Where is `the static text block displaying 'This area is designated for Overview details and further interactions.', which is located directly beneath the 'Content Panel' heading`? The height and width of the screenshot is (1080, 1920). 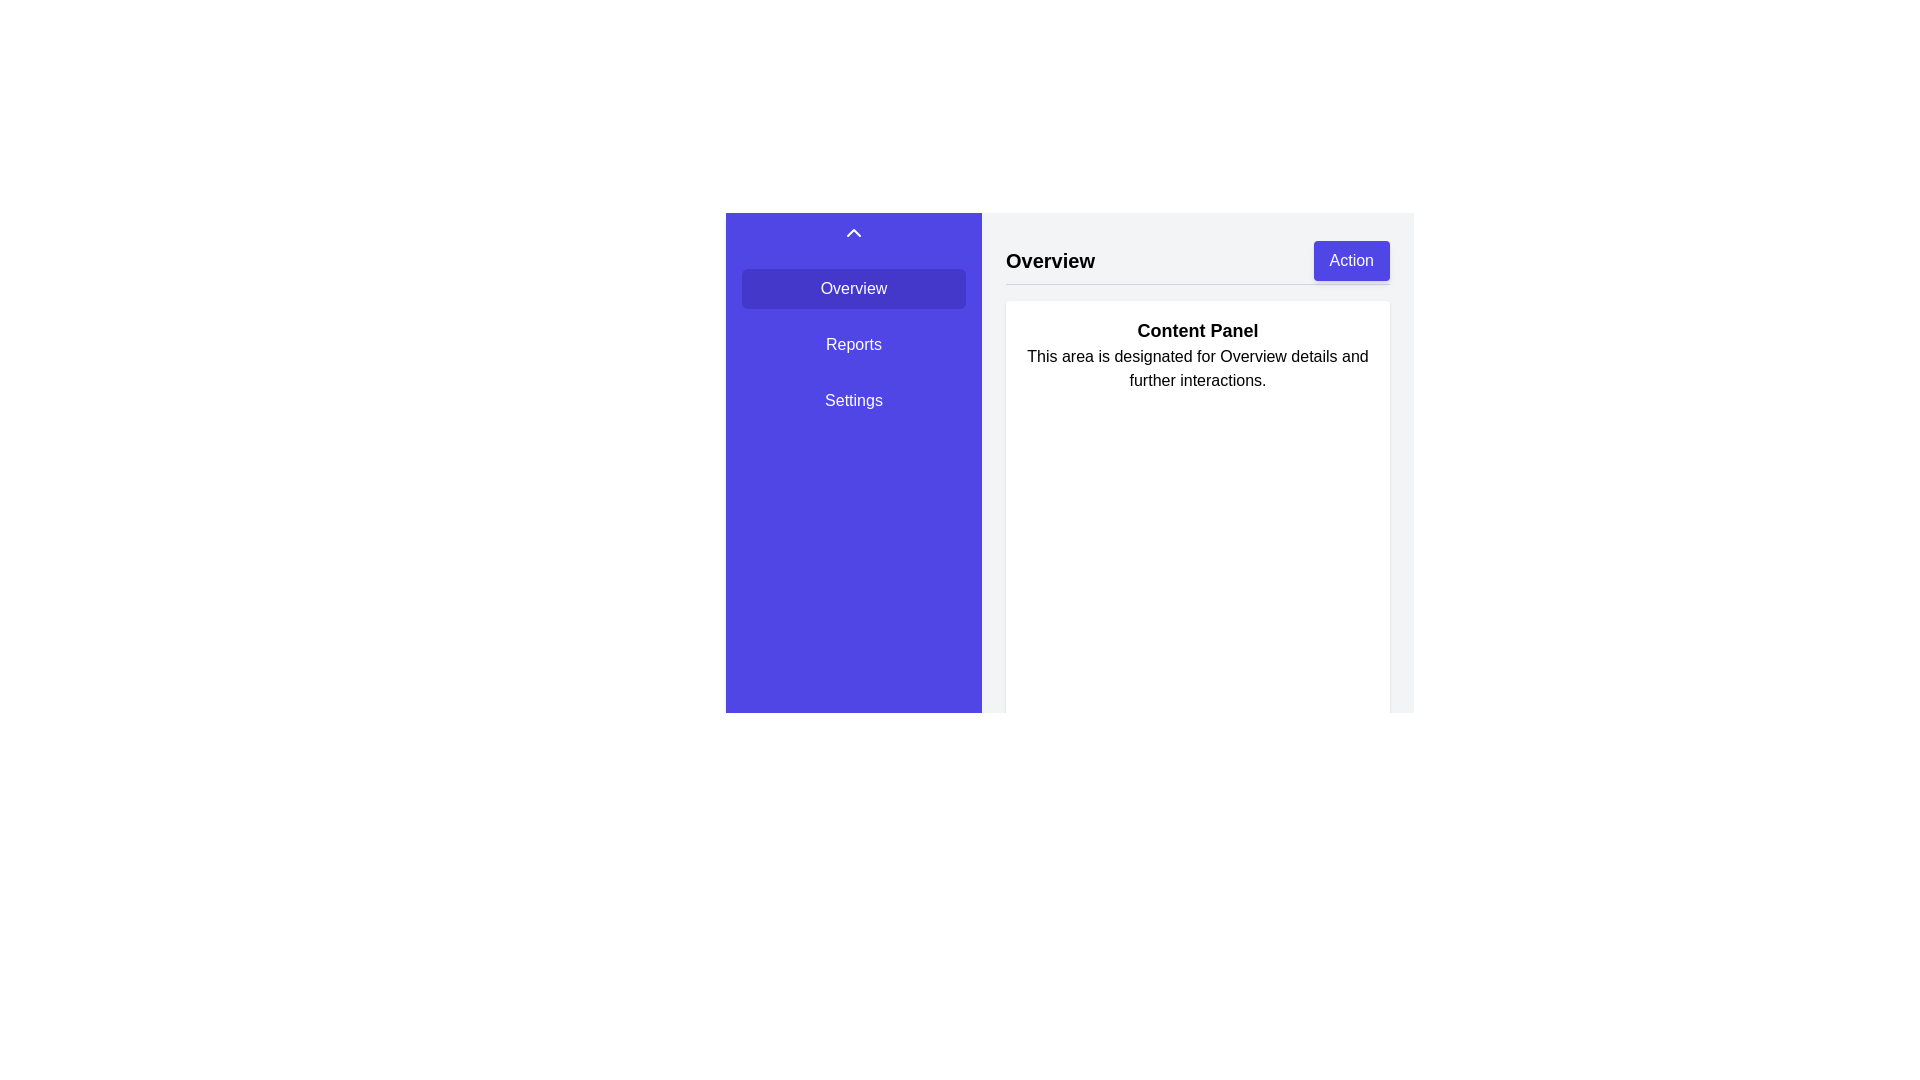 the static text block displaying 'This area is designated for Overview details and further interactions.', which is located directly beneath the 'Content Panel' heading is located at coordinates (1198, 369).